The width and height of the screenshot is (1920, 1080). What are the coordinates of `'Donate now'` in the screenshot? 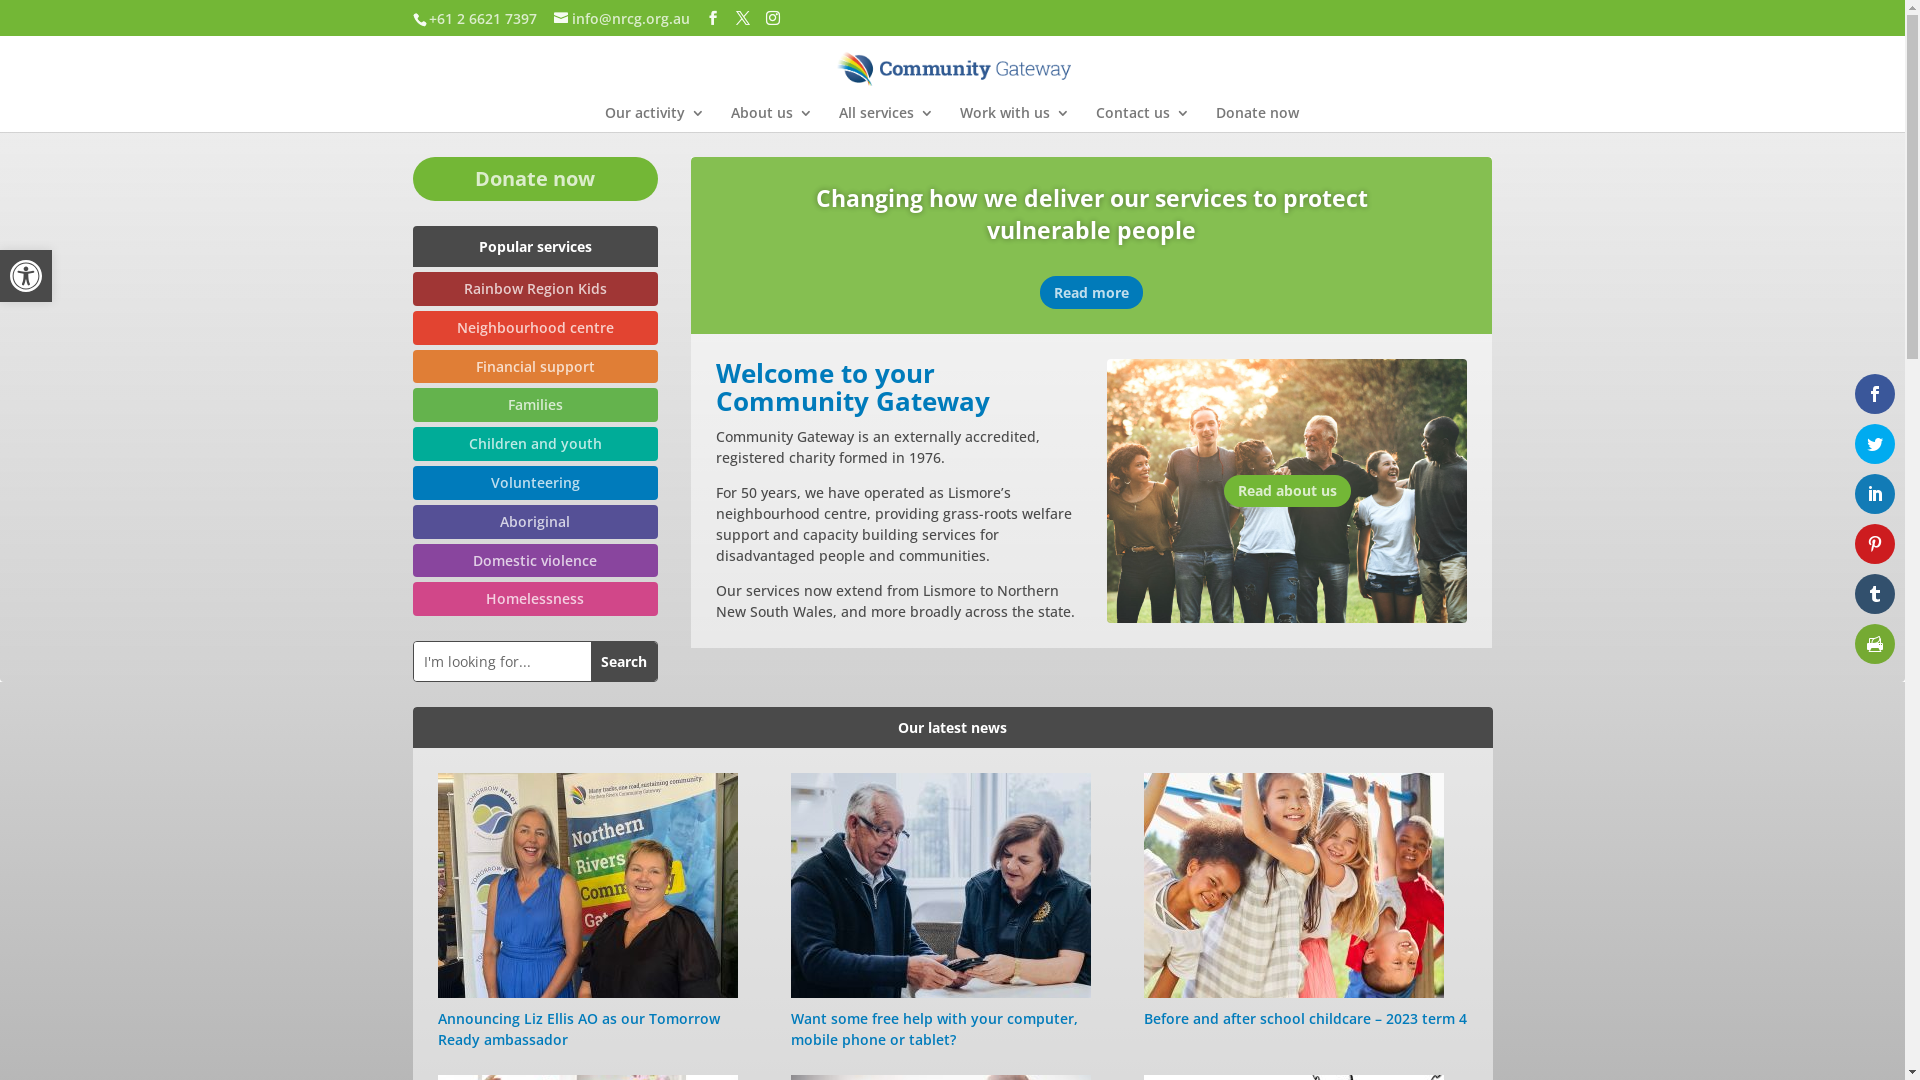 It's located at (411, 177).